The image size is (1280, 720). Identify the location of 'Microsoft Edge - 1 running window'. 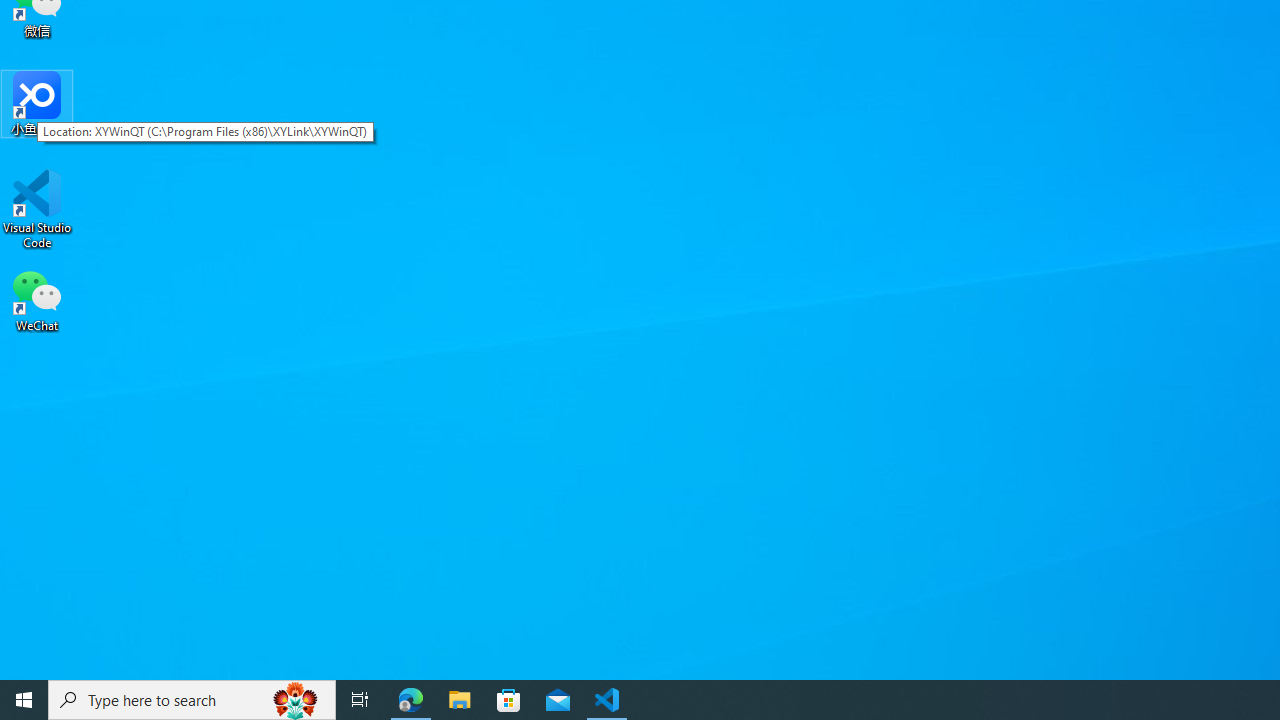
(410, 698).